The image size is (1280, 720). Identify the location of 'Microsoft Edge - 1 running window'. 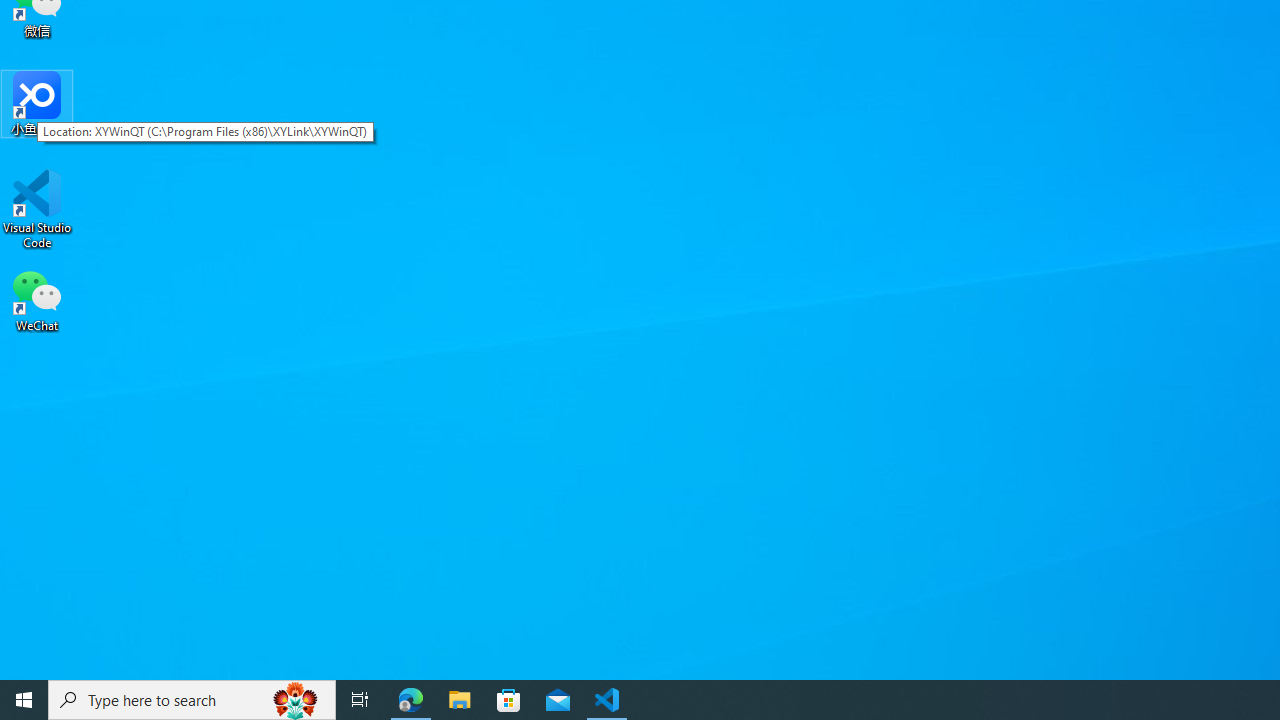
(410, 698).